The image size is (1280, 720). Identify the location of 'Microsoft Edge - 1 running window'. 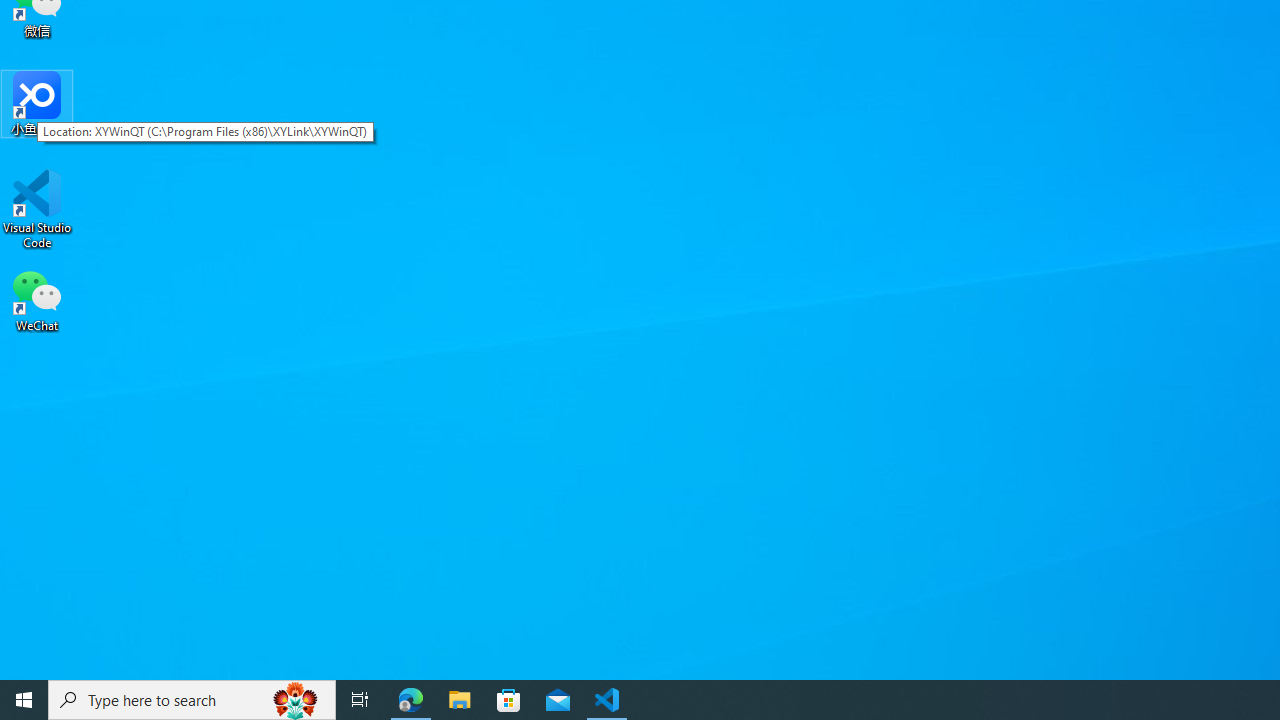
(410, 698).